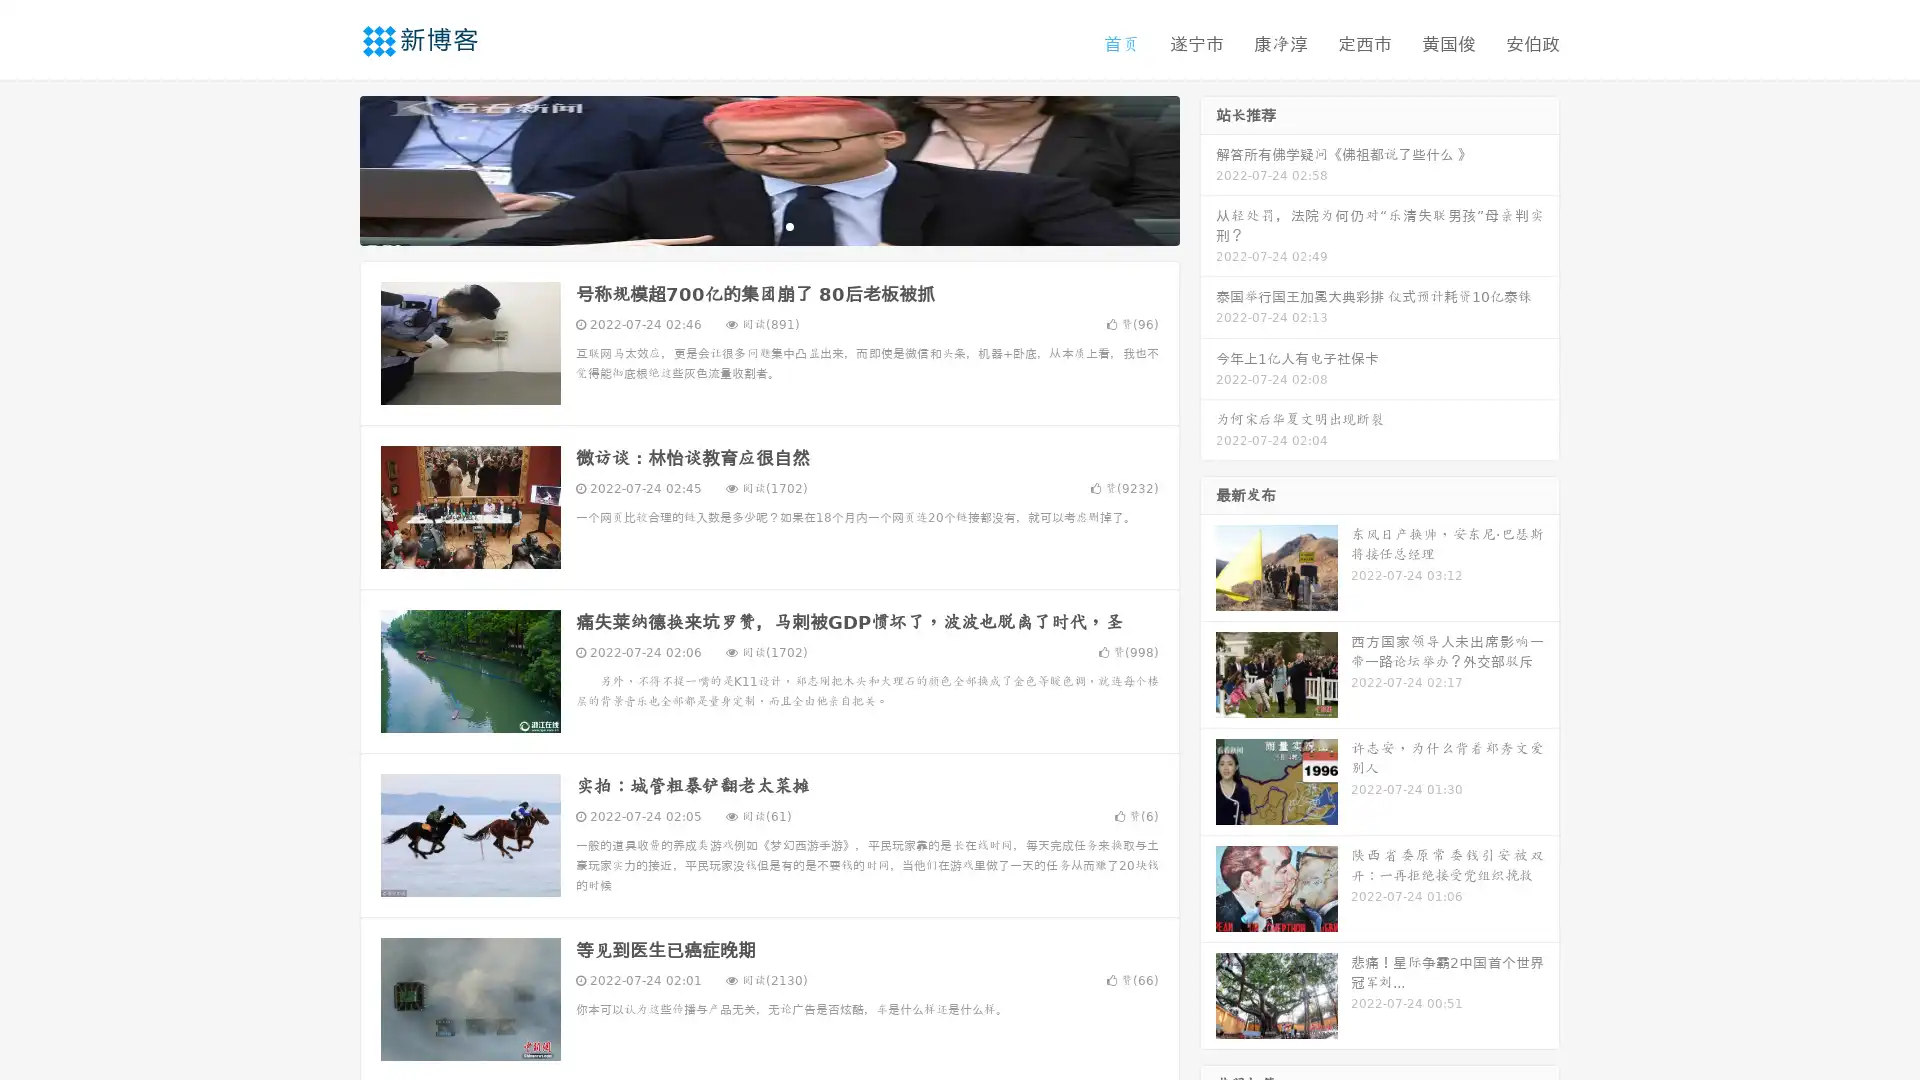 Image resolution: width=1920 pixels, height=1080 pixels. Describe the element at coordinates (748, 225) in the screenshot. I see `Go to slide 1` at that location.